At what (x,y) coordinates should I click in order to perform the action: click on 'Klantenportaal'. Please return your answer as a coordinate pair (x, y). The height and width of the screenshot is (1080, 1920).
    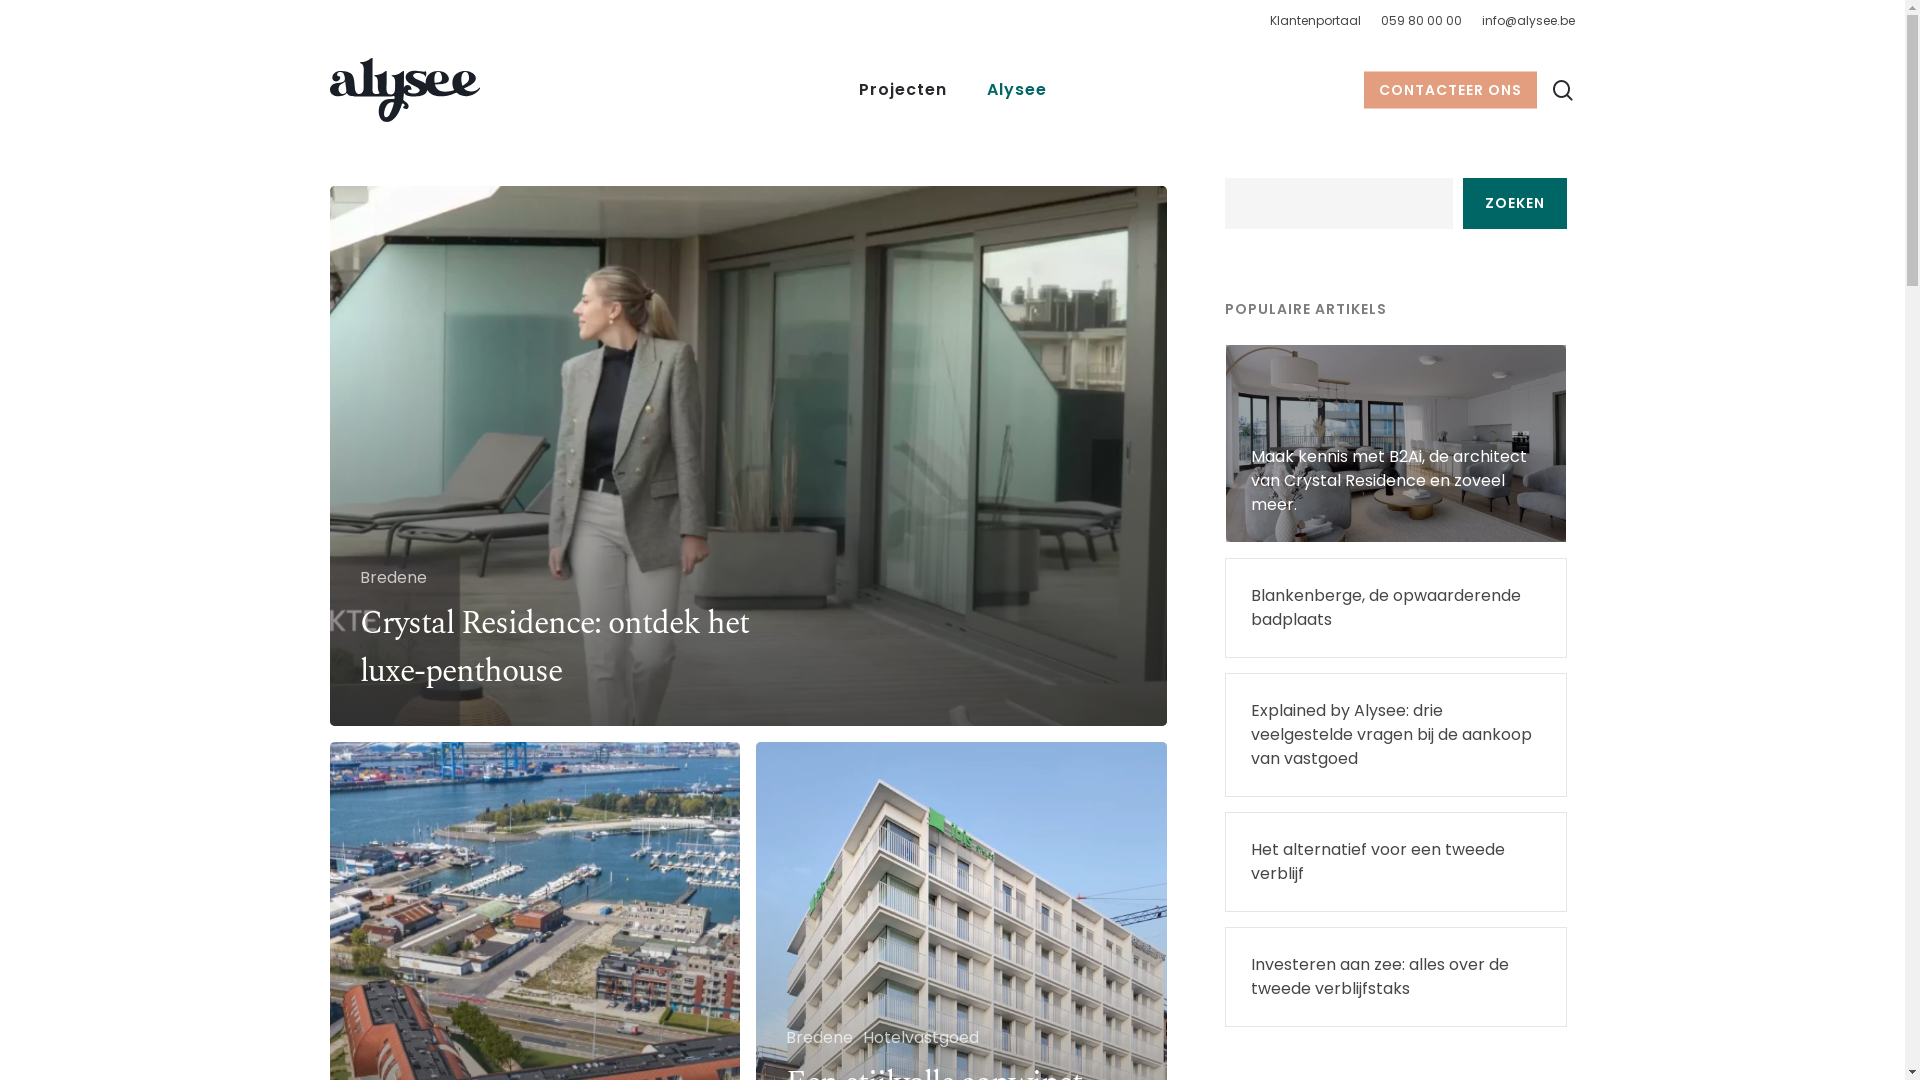
    Looking at the image, I should click on (1315, 20).